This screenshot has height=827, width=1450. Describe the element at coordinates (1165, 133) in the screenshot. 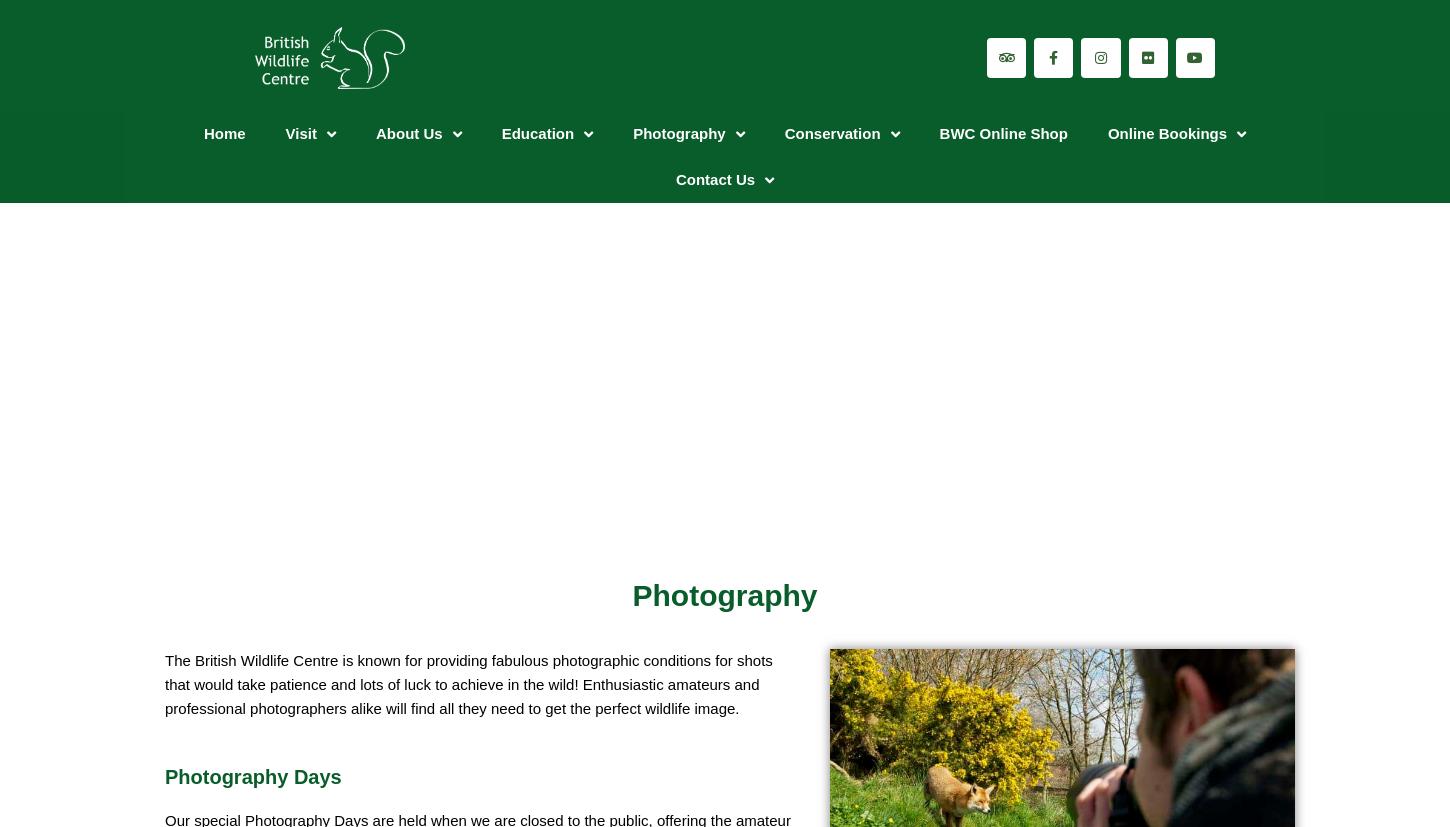

I see `'Online Bookings'` at that location.